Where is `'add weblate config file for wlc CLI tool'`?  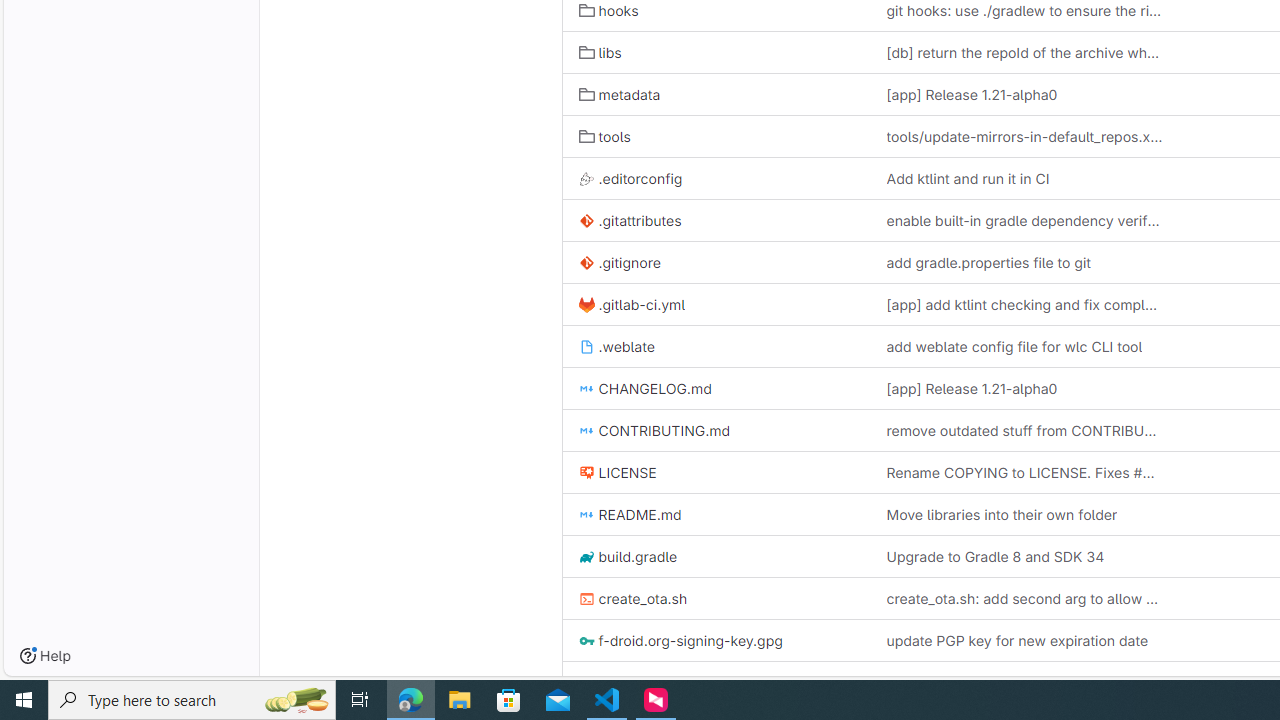
'add weblate config file for wlc CLI tool' is located at coordinates (1014, 346).